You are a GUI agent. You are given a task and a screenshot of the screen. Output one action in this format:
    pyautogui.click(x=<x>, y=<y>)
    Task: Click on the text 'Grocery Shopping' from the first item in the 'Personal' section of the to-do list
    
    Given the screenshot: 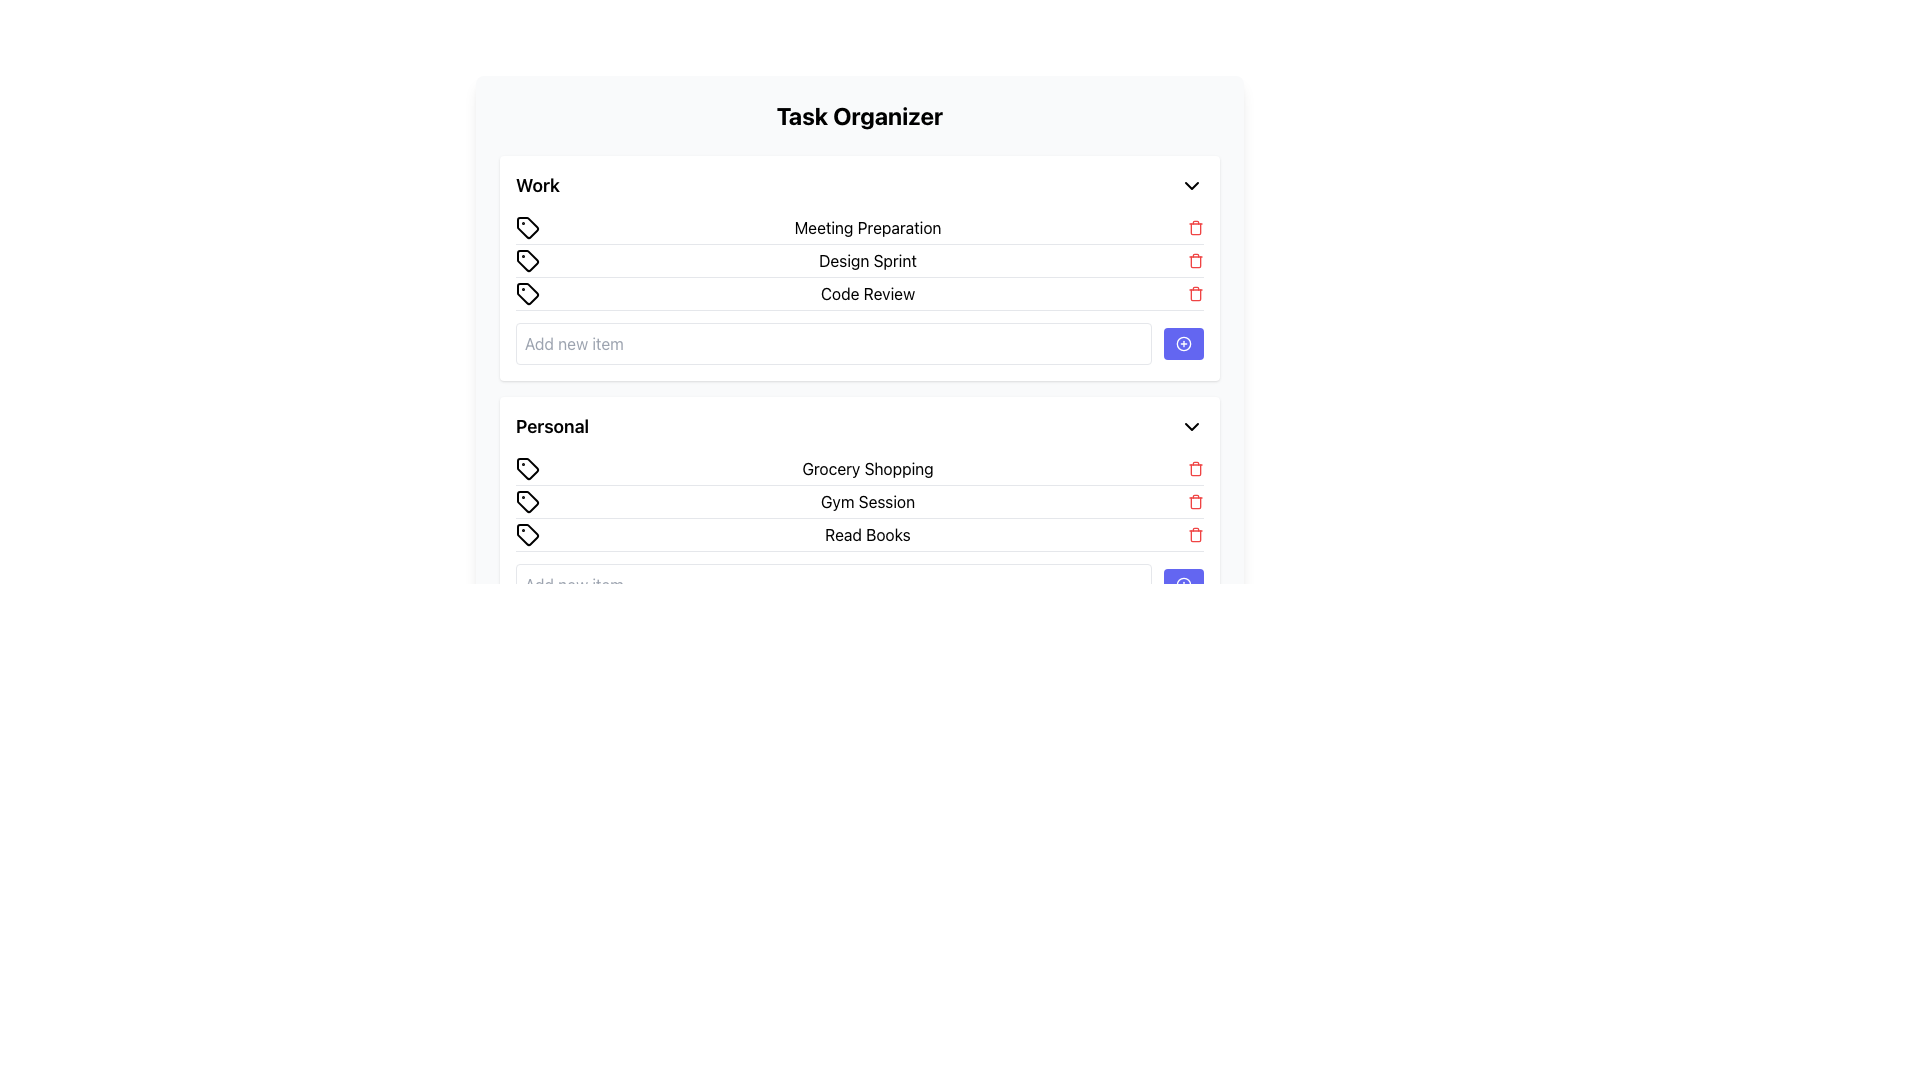 What is the action you would take?
    pyautogui.click(x=859, y=469)
    